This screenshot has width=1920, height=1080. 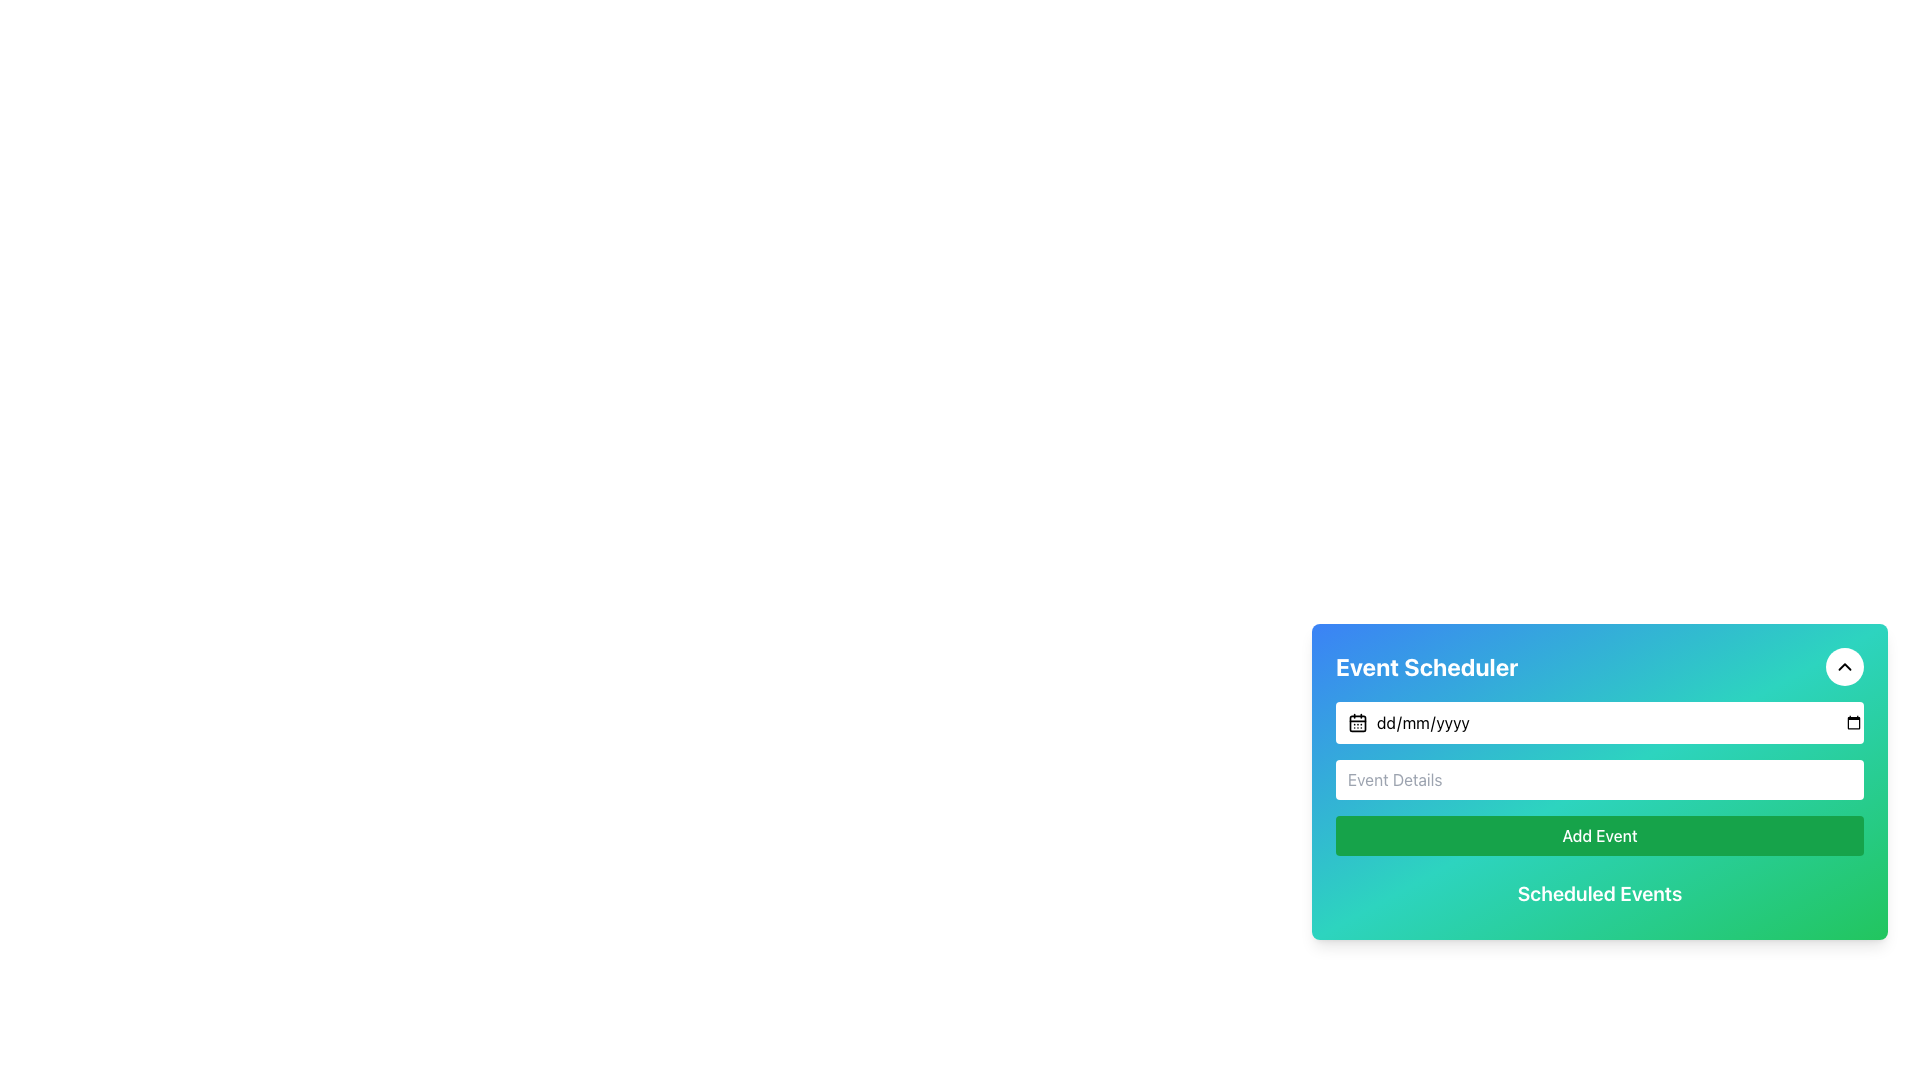 I want to click on the Chevron Icon located in the top-right corner of the 'Event Scheduler' card interface, so click(x=1843, y=667).